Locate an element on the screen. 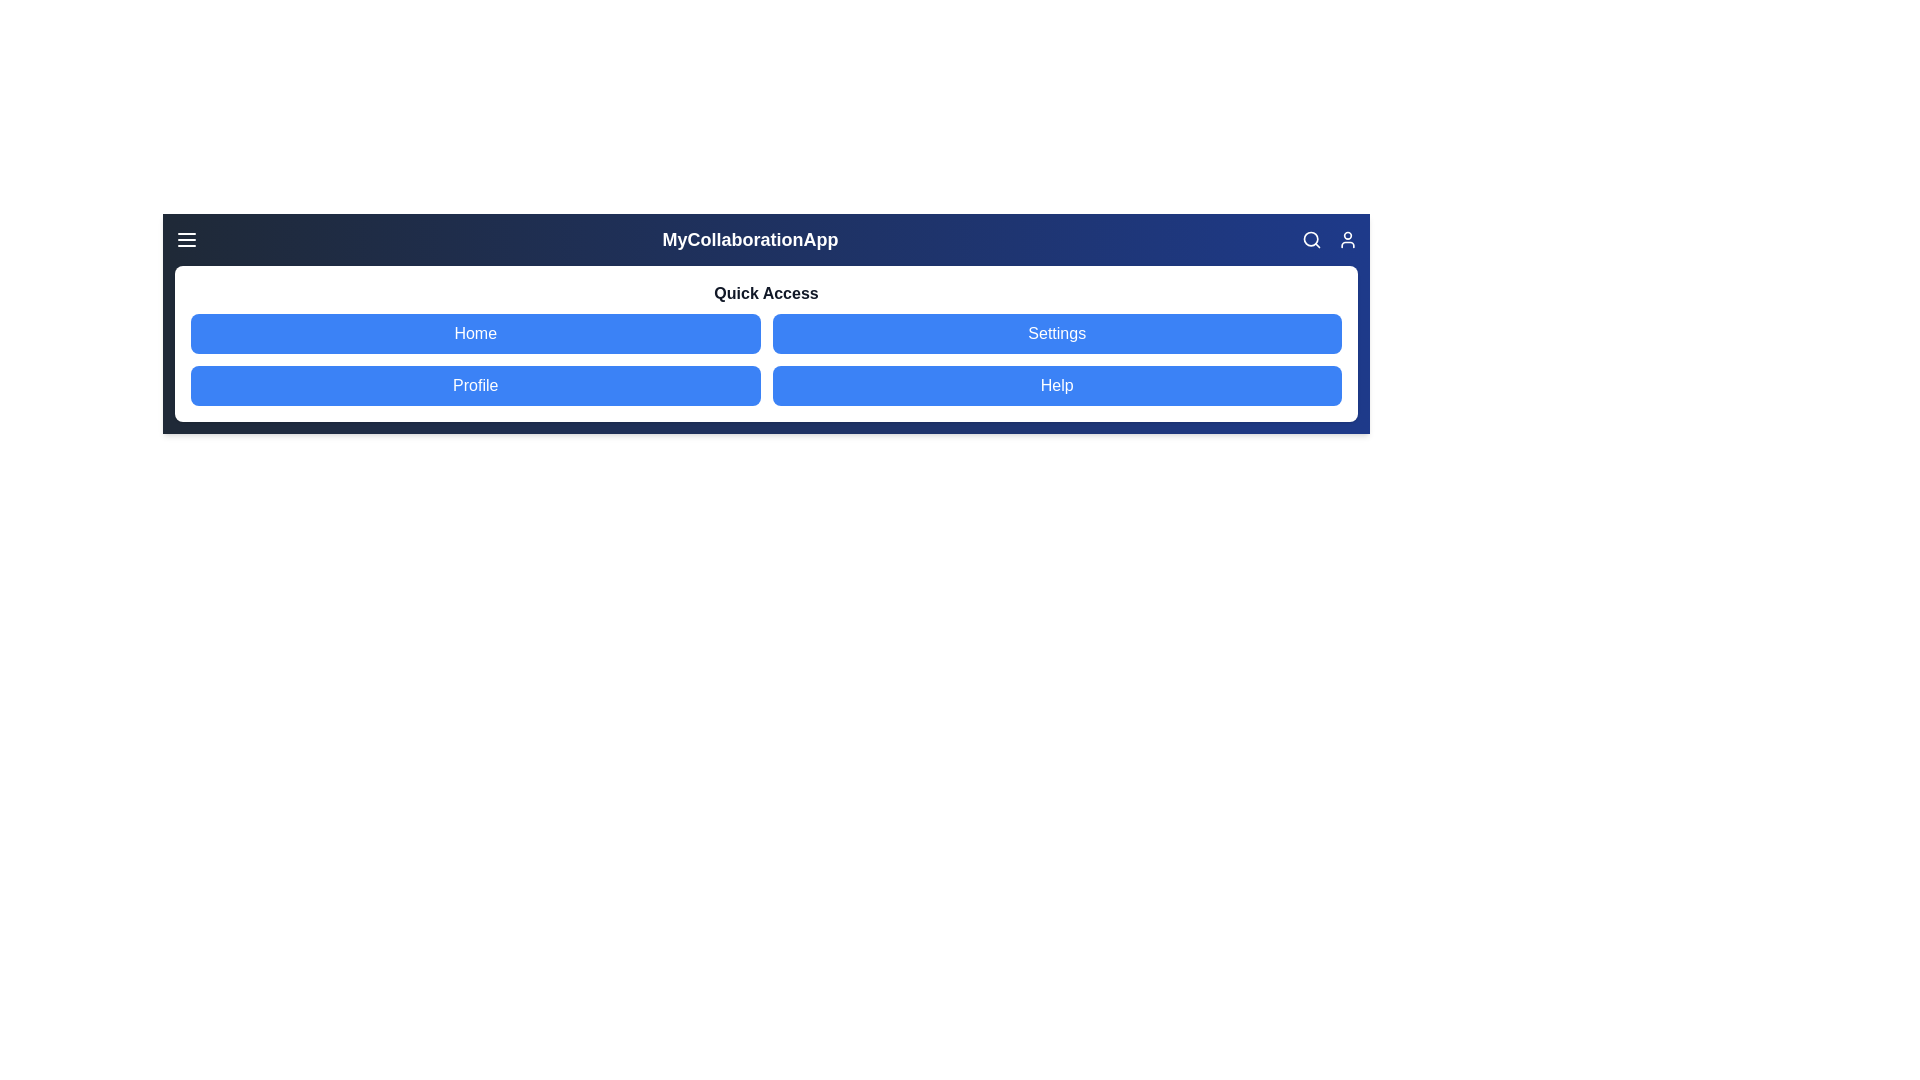 The image size is (1920, 1080). the menu button to toggle the menu visibility is located at coordinates (187, 238).